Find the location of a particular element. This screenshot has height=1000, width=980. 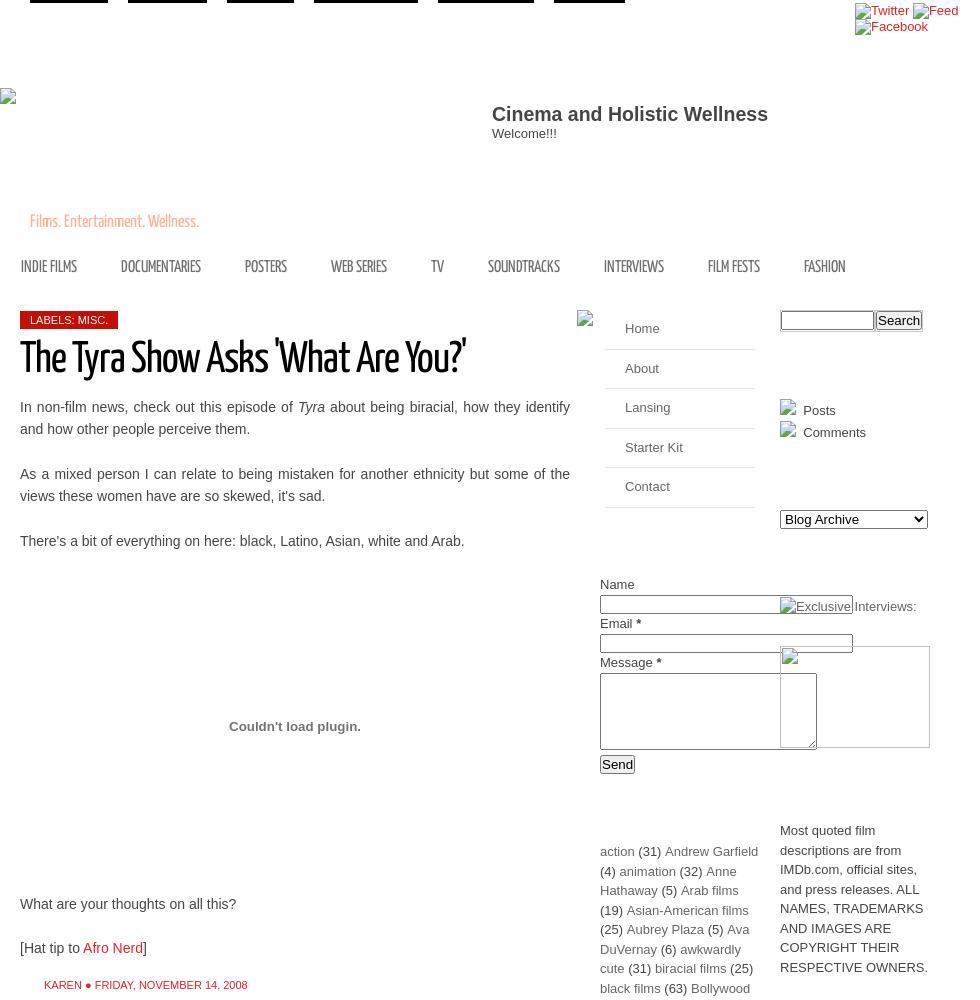

'awkwardly cute' is located at coordinates (670, 957).